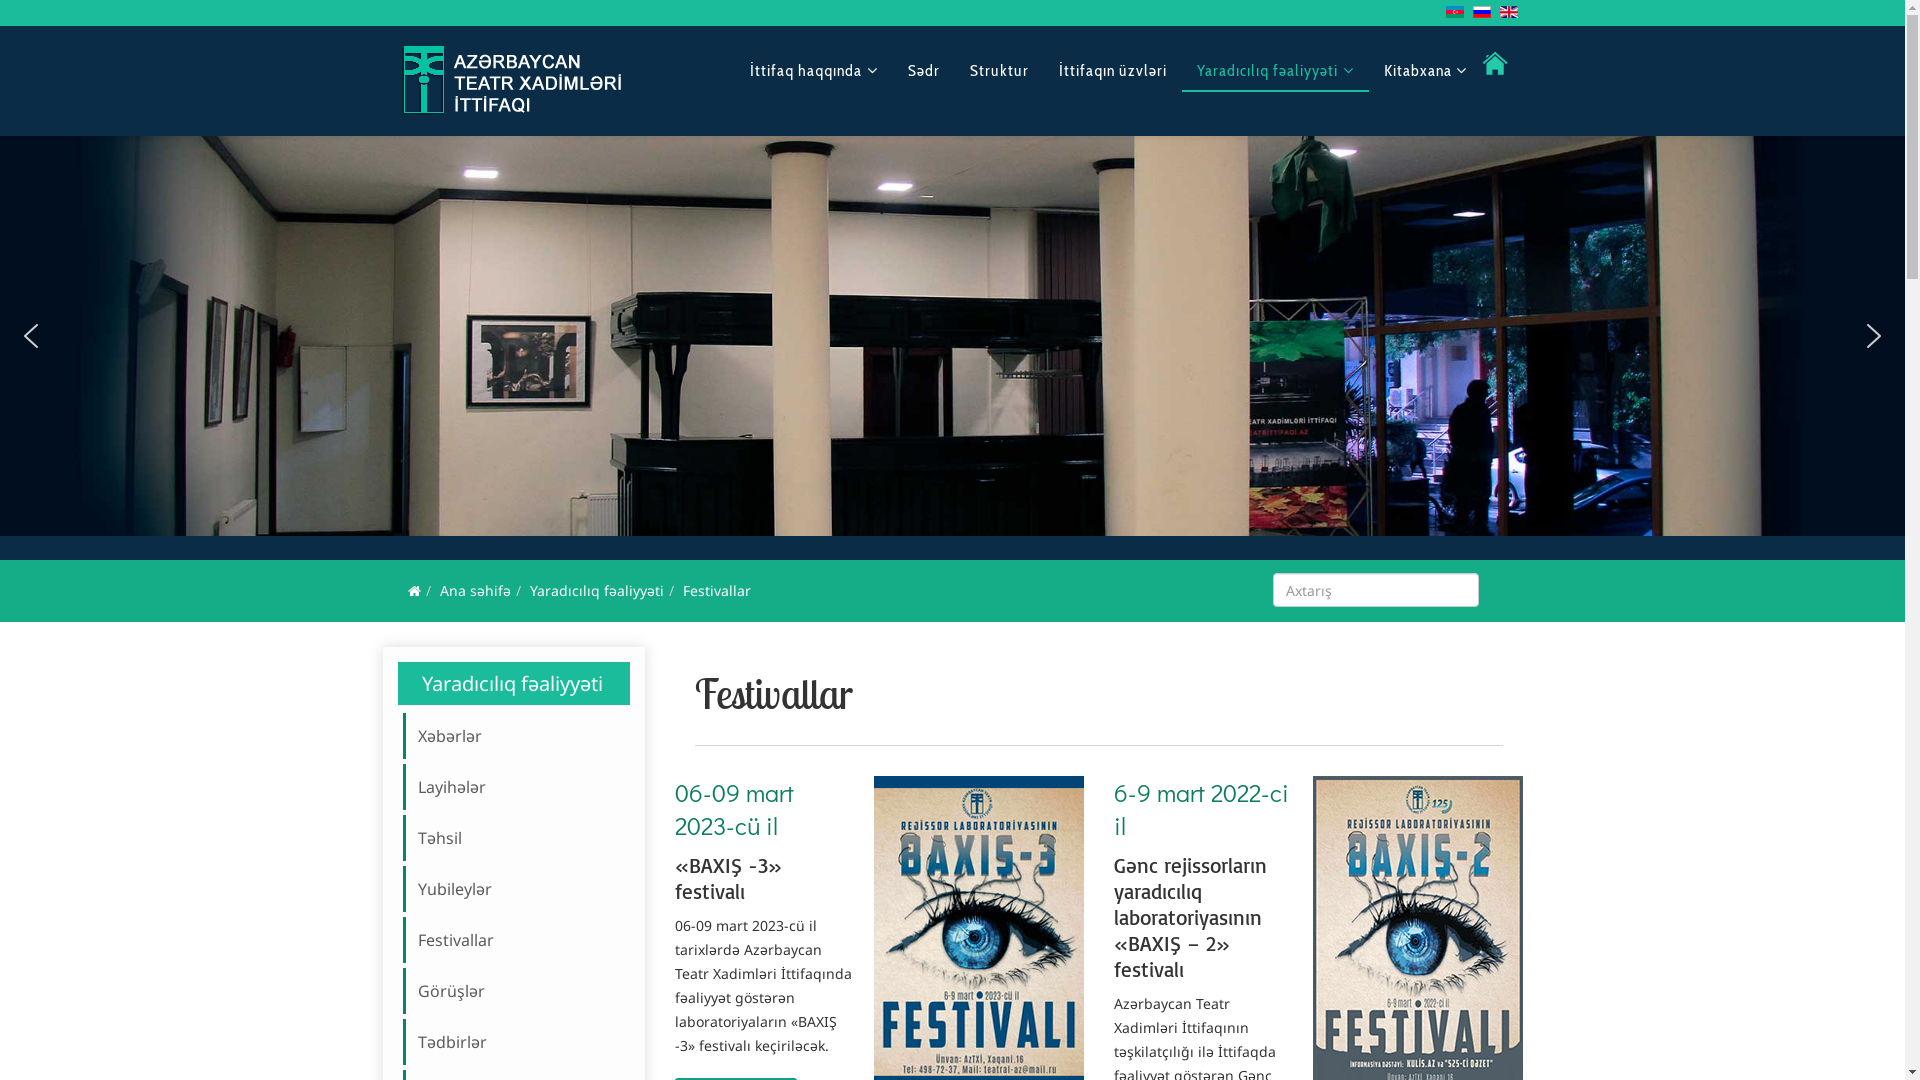 This screenshot has height=1080, width=1920. What do you see at coordinates (998, 69) in the screenshot?
I see `'Struktur'` at bounding box center [998, 69].